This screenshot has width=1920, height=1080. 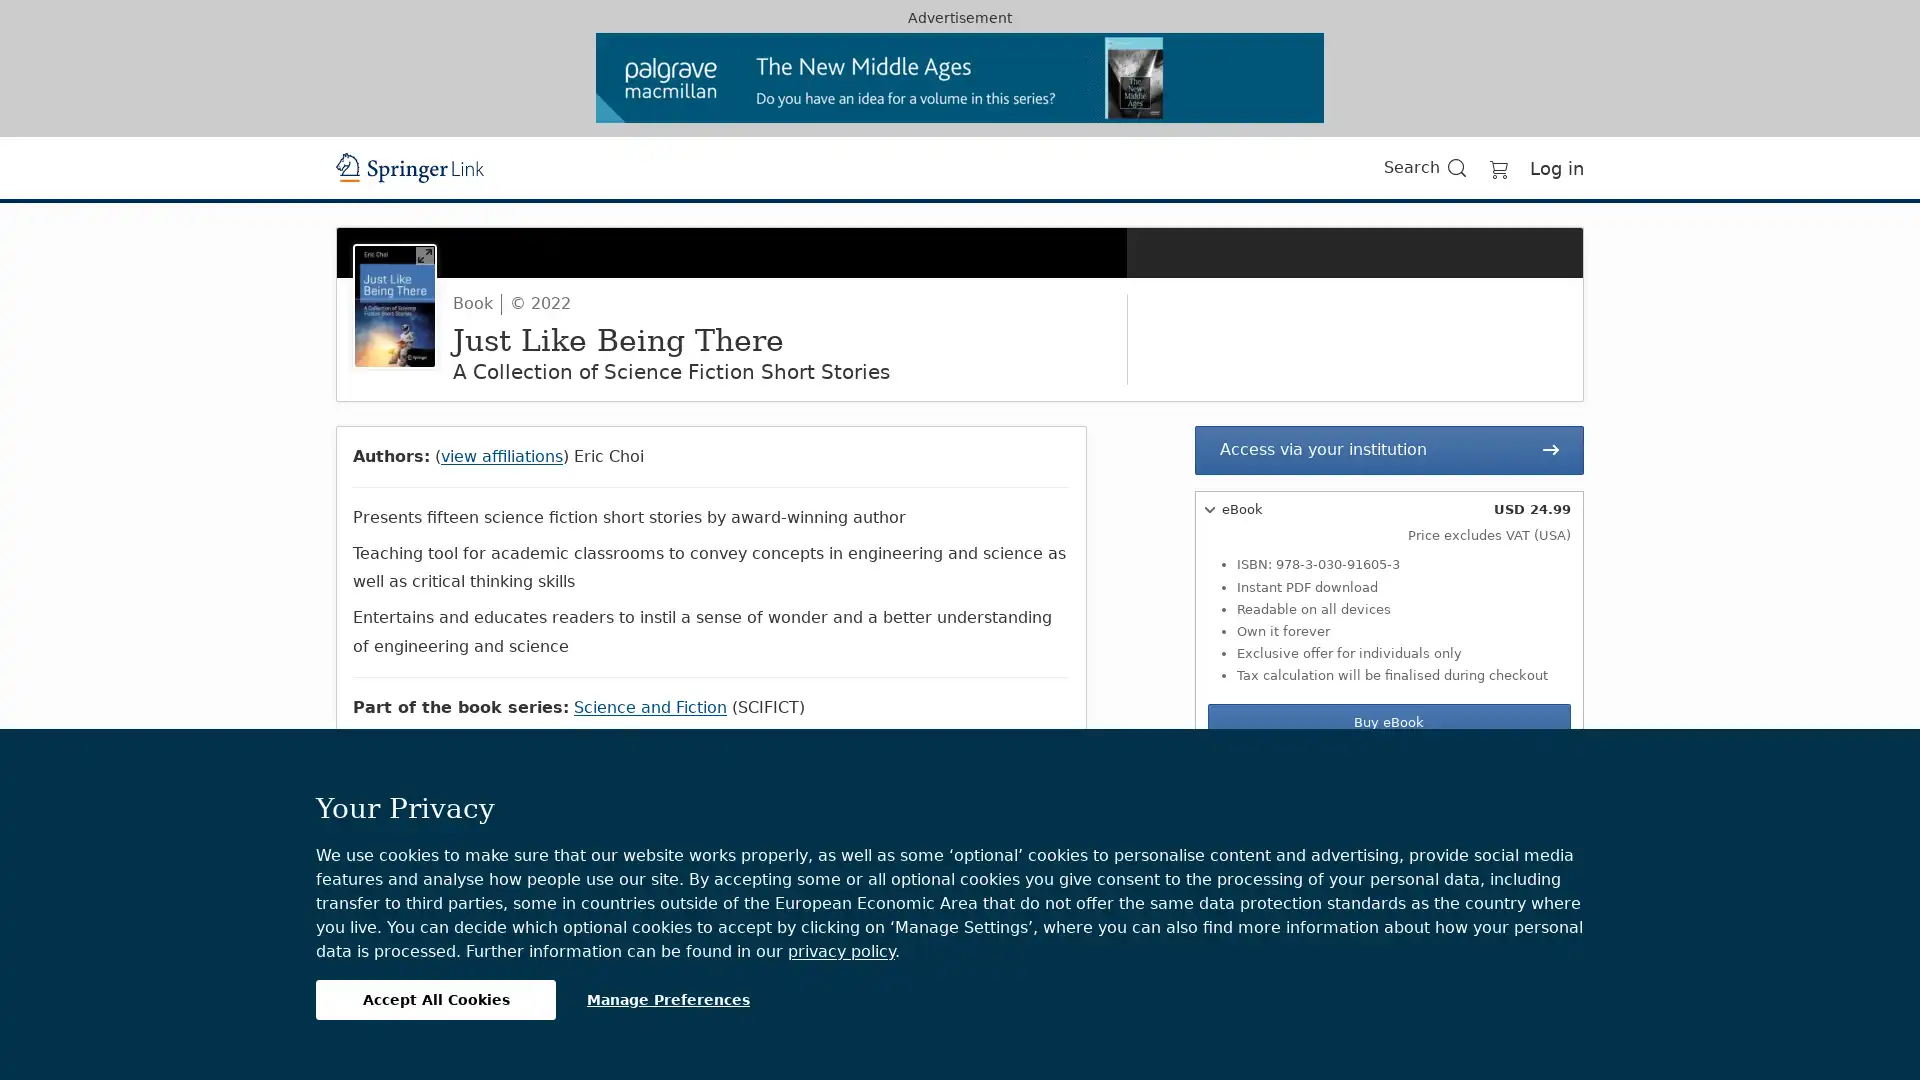 I want to click on Go to cart, so click(x=1498, y=166).